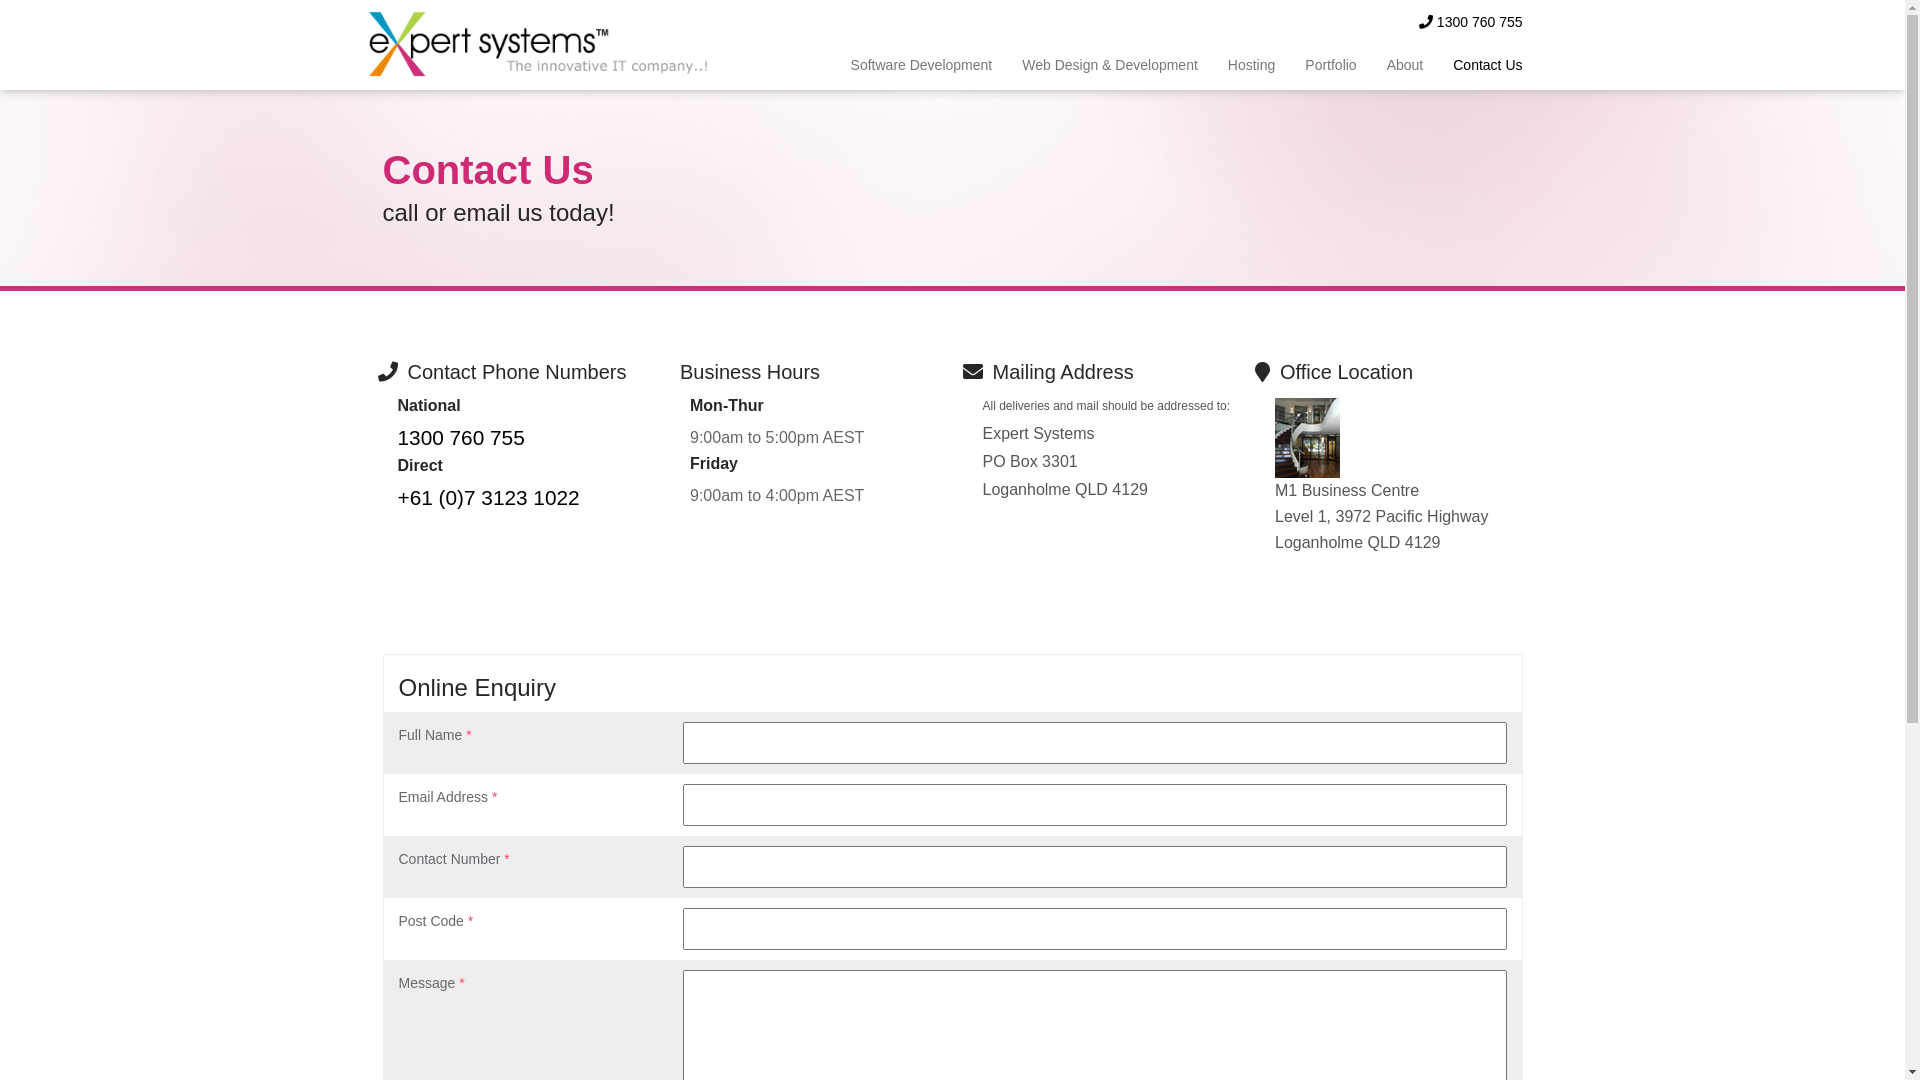  Describe the element at coordinates (1437, 64) in the screenshot. I see `'Contact Us'` at that location.